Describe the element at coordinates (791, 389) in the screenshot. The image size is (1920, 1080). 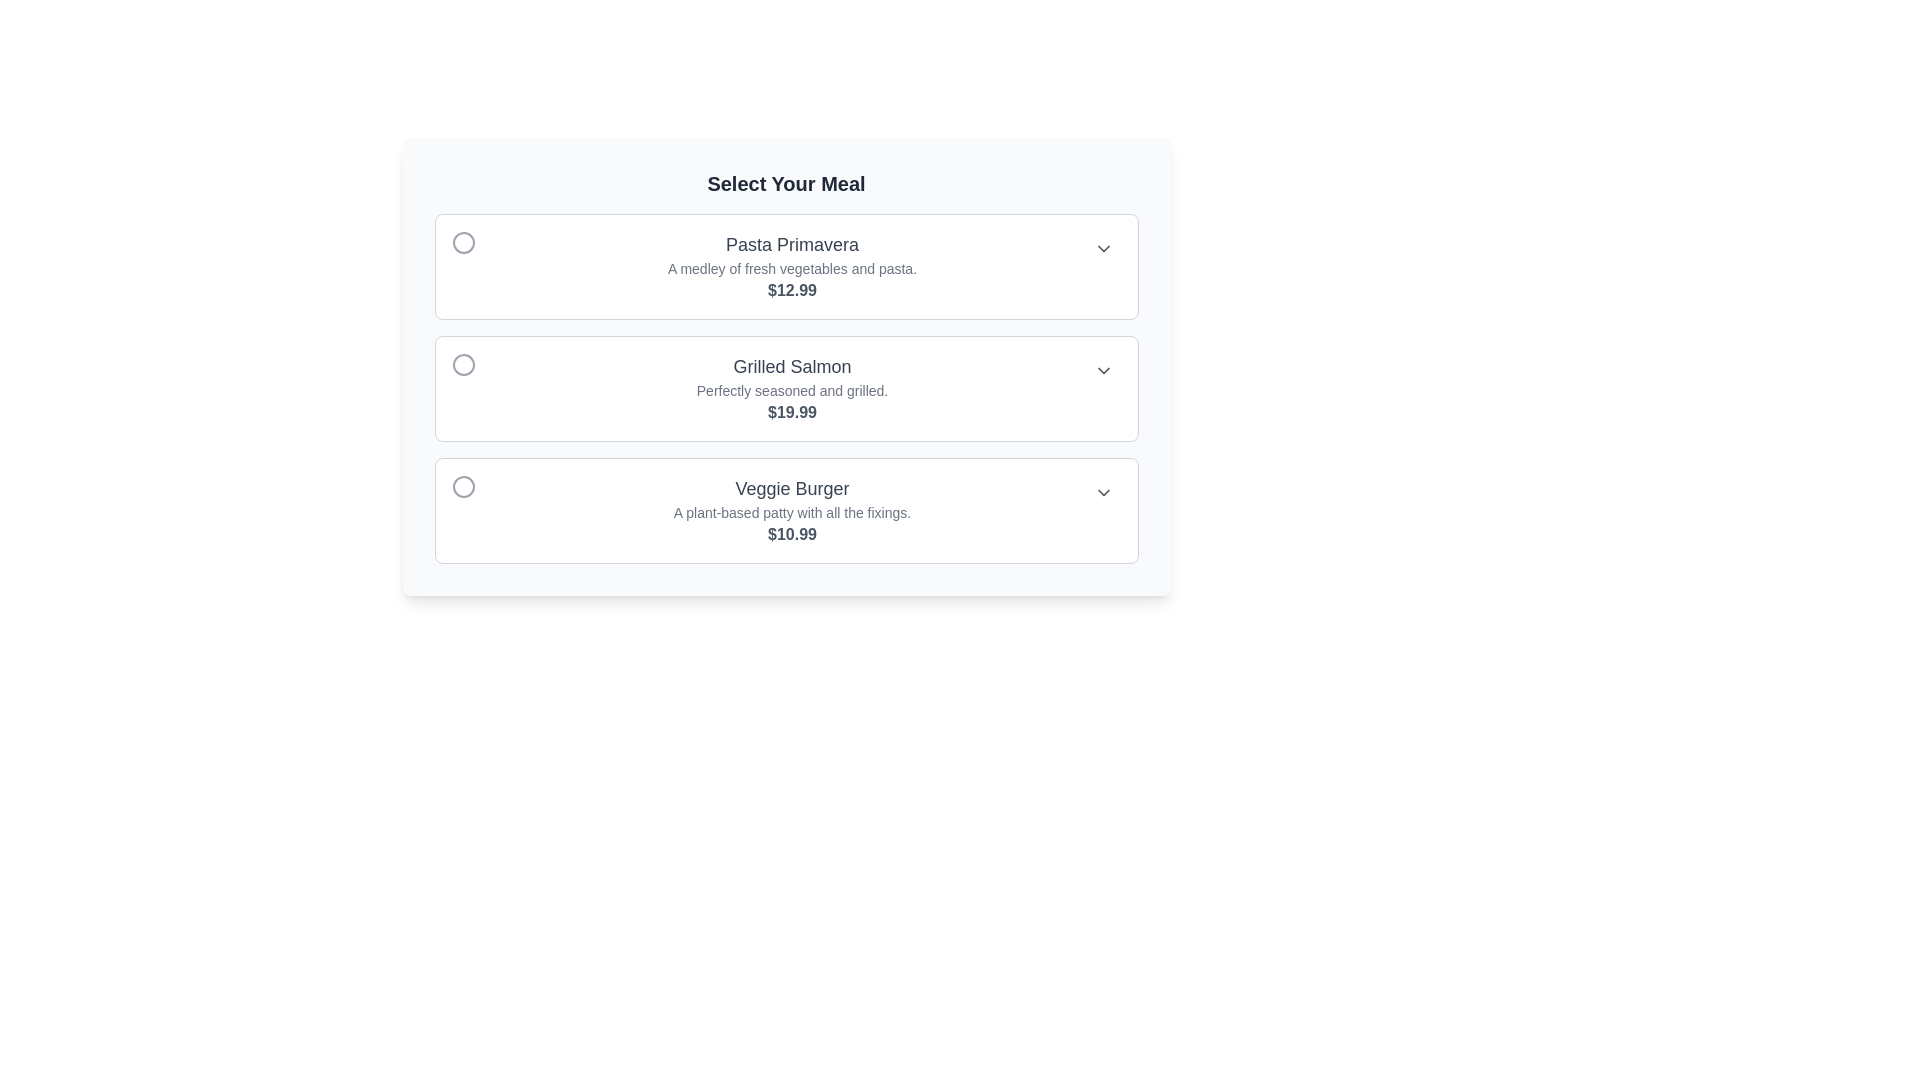
I see `information displayed in the second item of the food menu, which is the Informational display block showing details about a food item` at that location.